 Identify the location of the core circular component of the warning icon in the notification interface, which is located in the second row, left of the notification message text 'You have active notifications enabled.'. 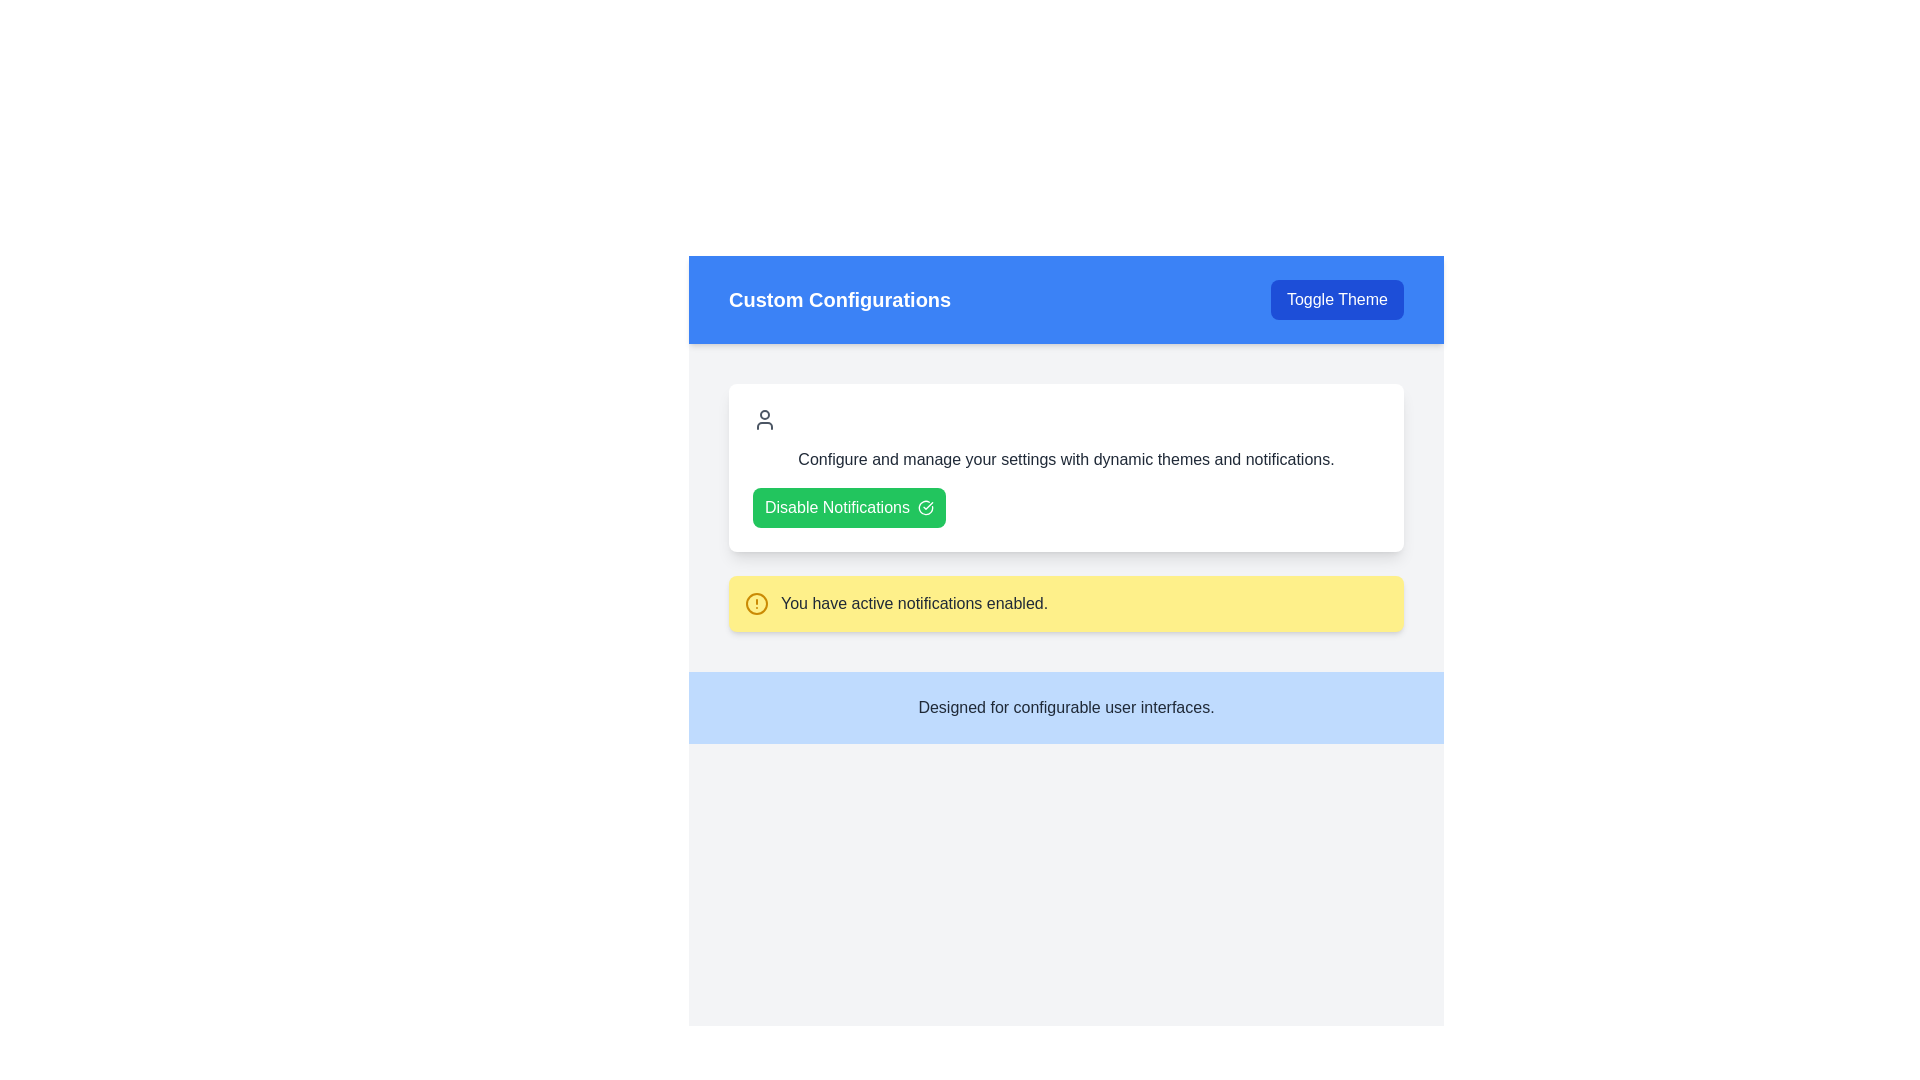
(756, 603).